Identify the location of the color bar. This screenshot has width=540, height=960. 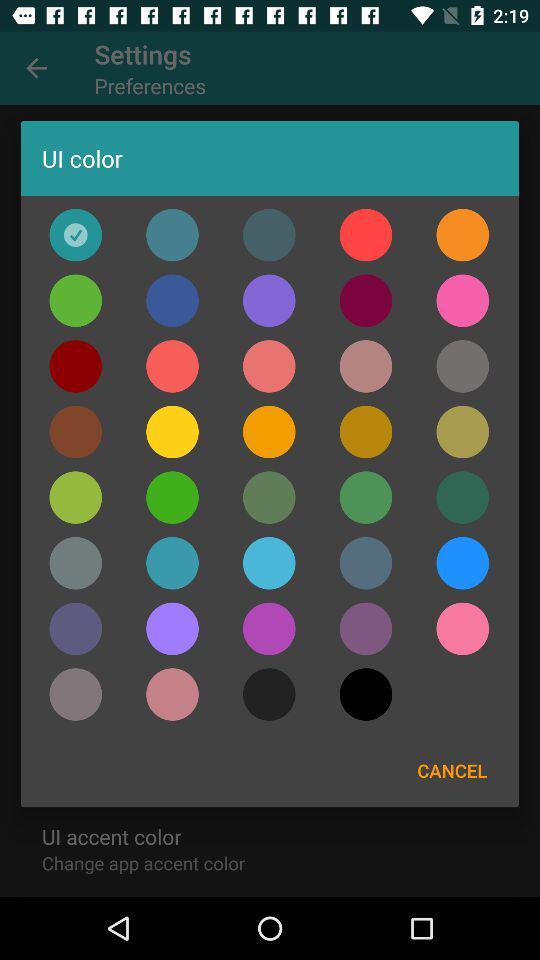
(269, 627).